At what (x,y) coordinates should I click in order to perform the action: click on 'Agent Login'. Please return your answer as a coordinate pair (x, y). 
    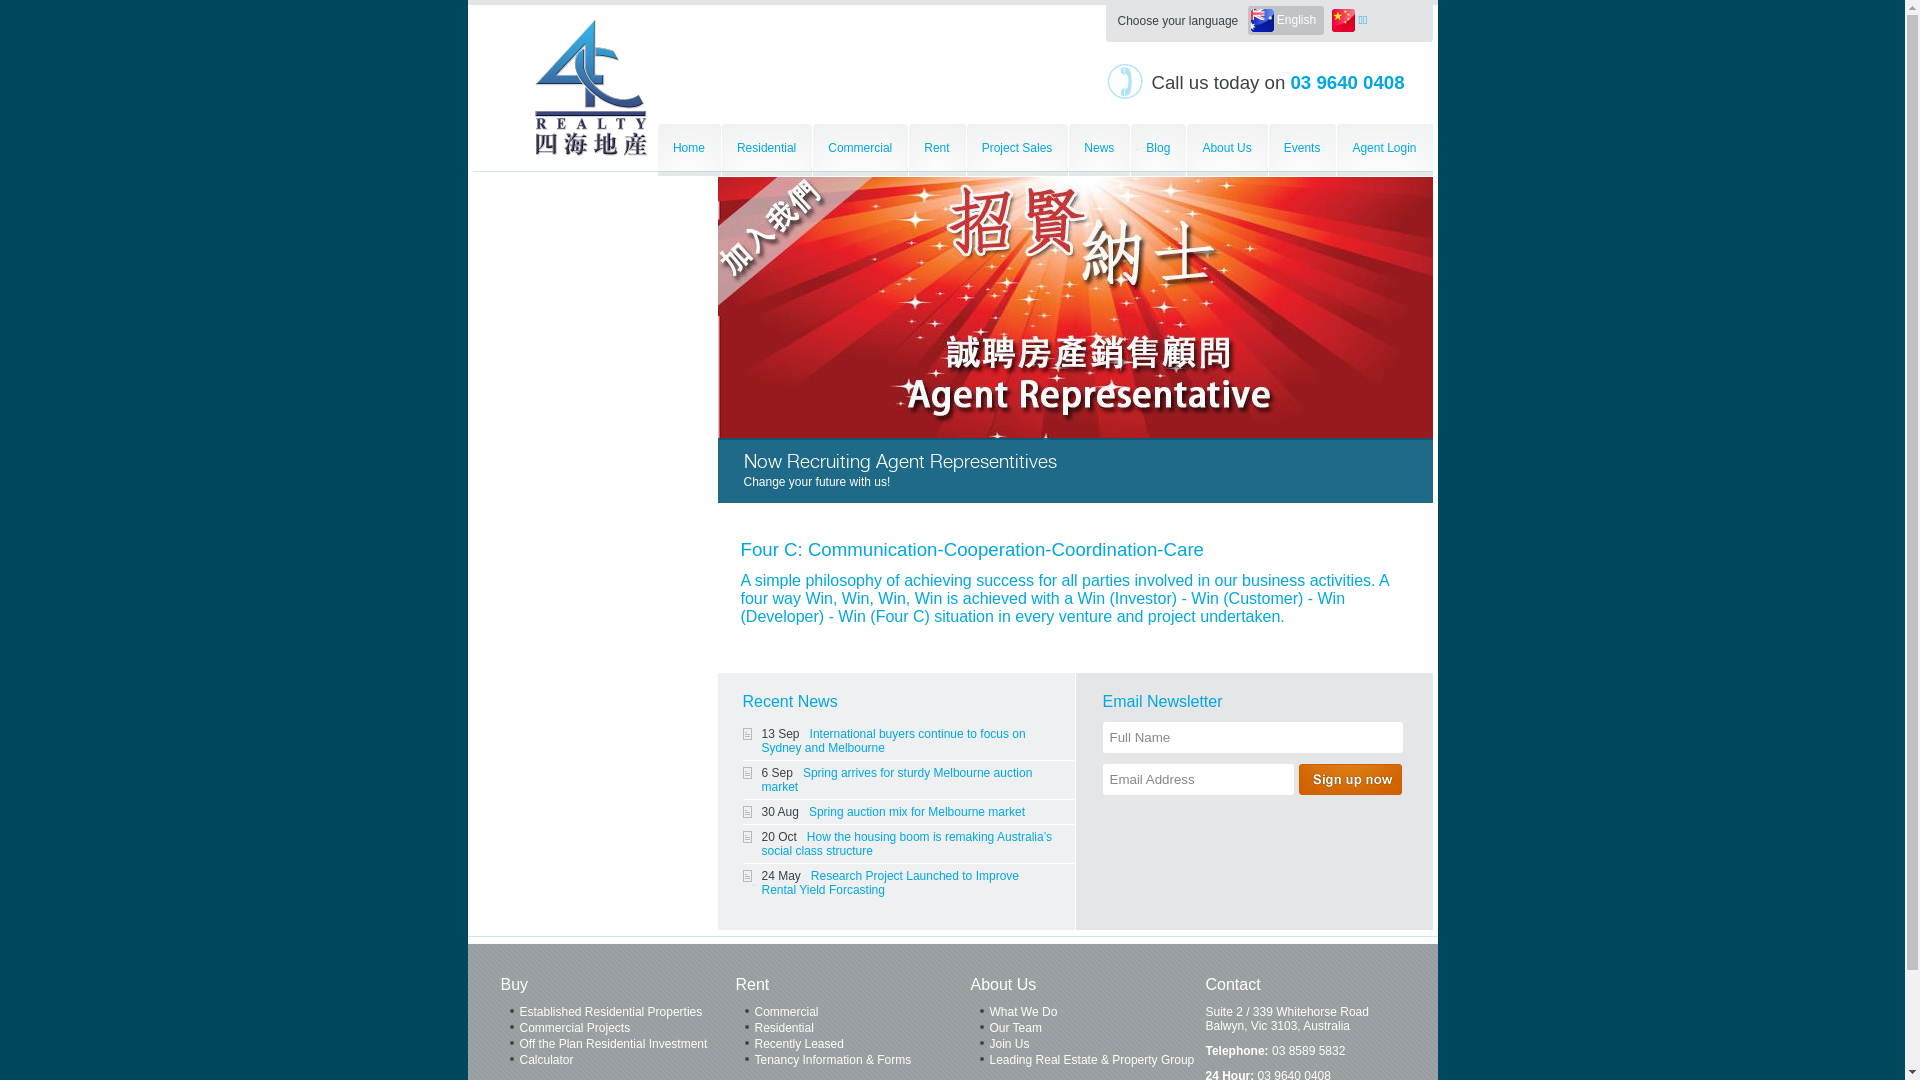
    Looking at the image, I should click on (1383, 149).